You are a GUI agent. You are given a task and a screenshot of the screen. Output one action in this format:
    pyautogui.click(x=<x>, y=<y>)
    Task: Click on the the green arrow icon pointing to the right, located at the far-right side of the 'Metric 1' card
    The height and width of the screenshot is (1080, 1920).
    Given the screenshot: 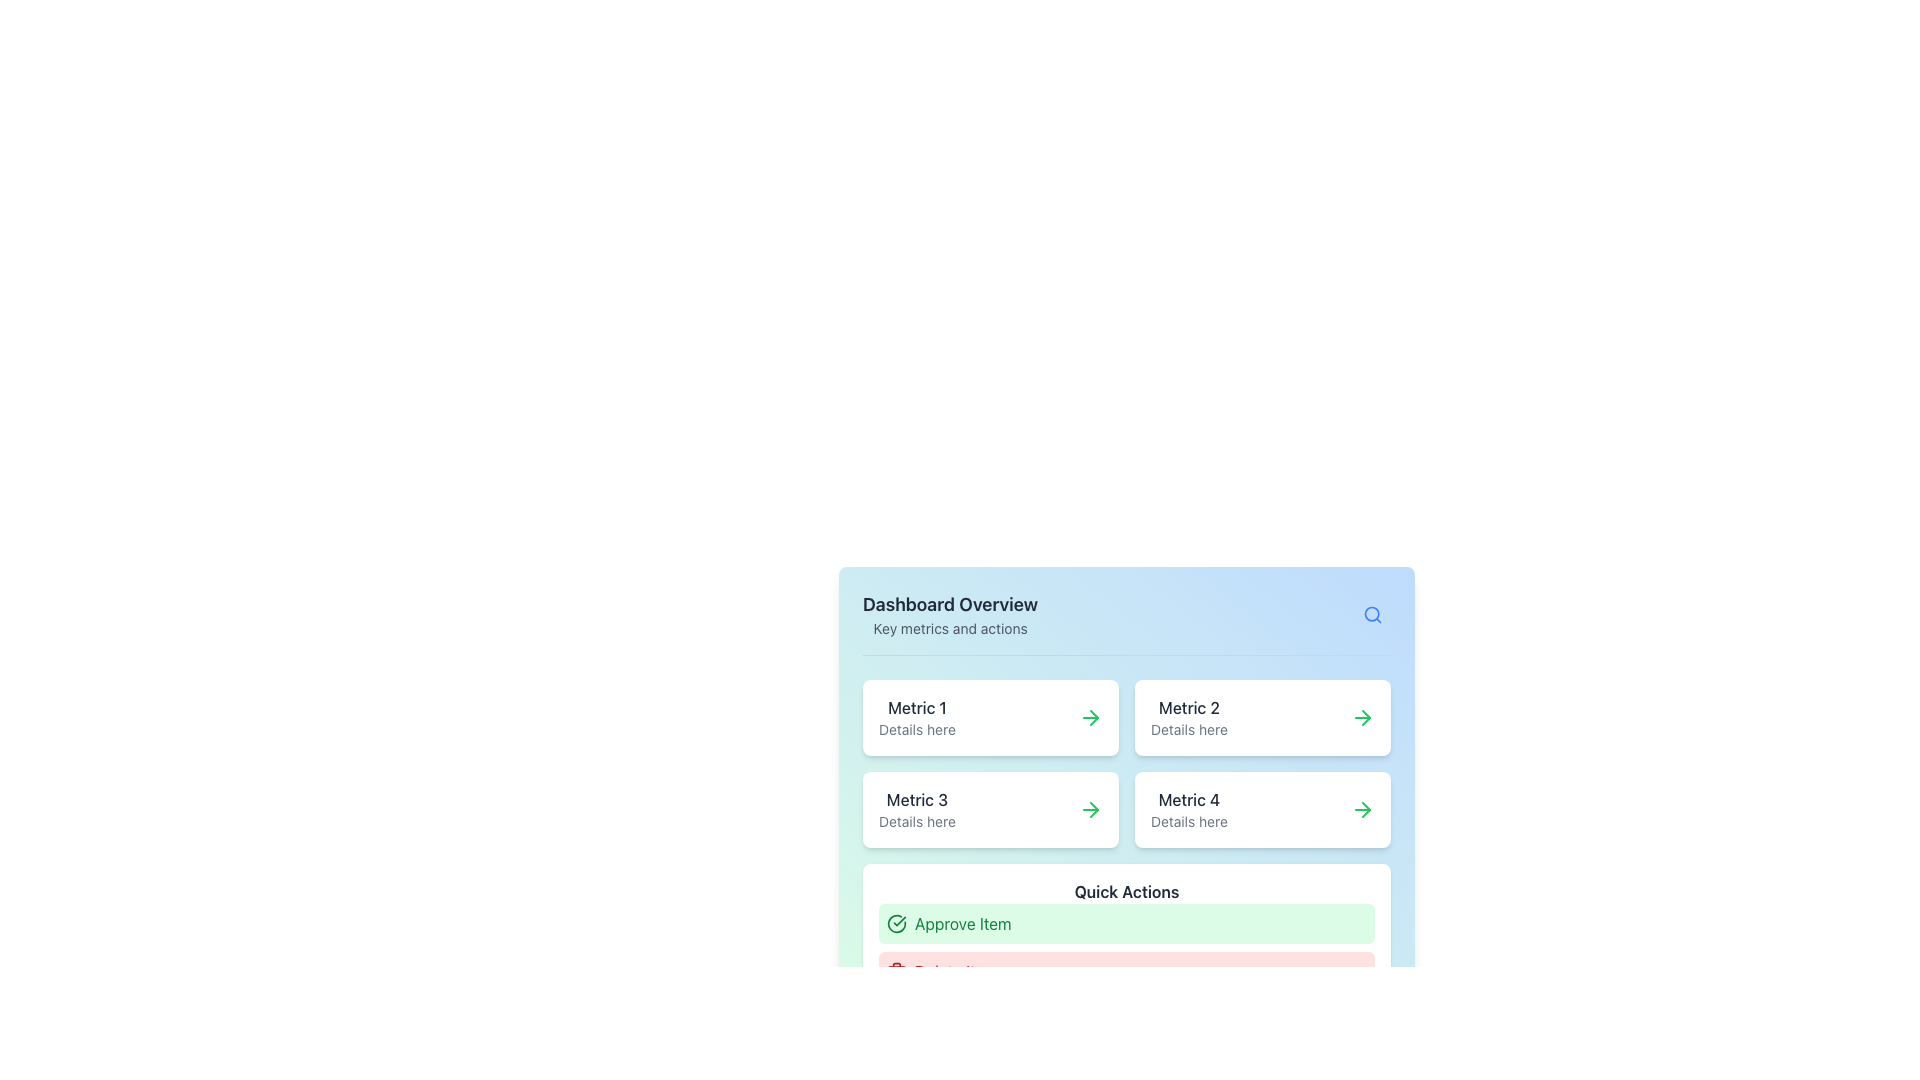 What is the action you would take?
    pyautogui.click(x=1089, y=716)
    